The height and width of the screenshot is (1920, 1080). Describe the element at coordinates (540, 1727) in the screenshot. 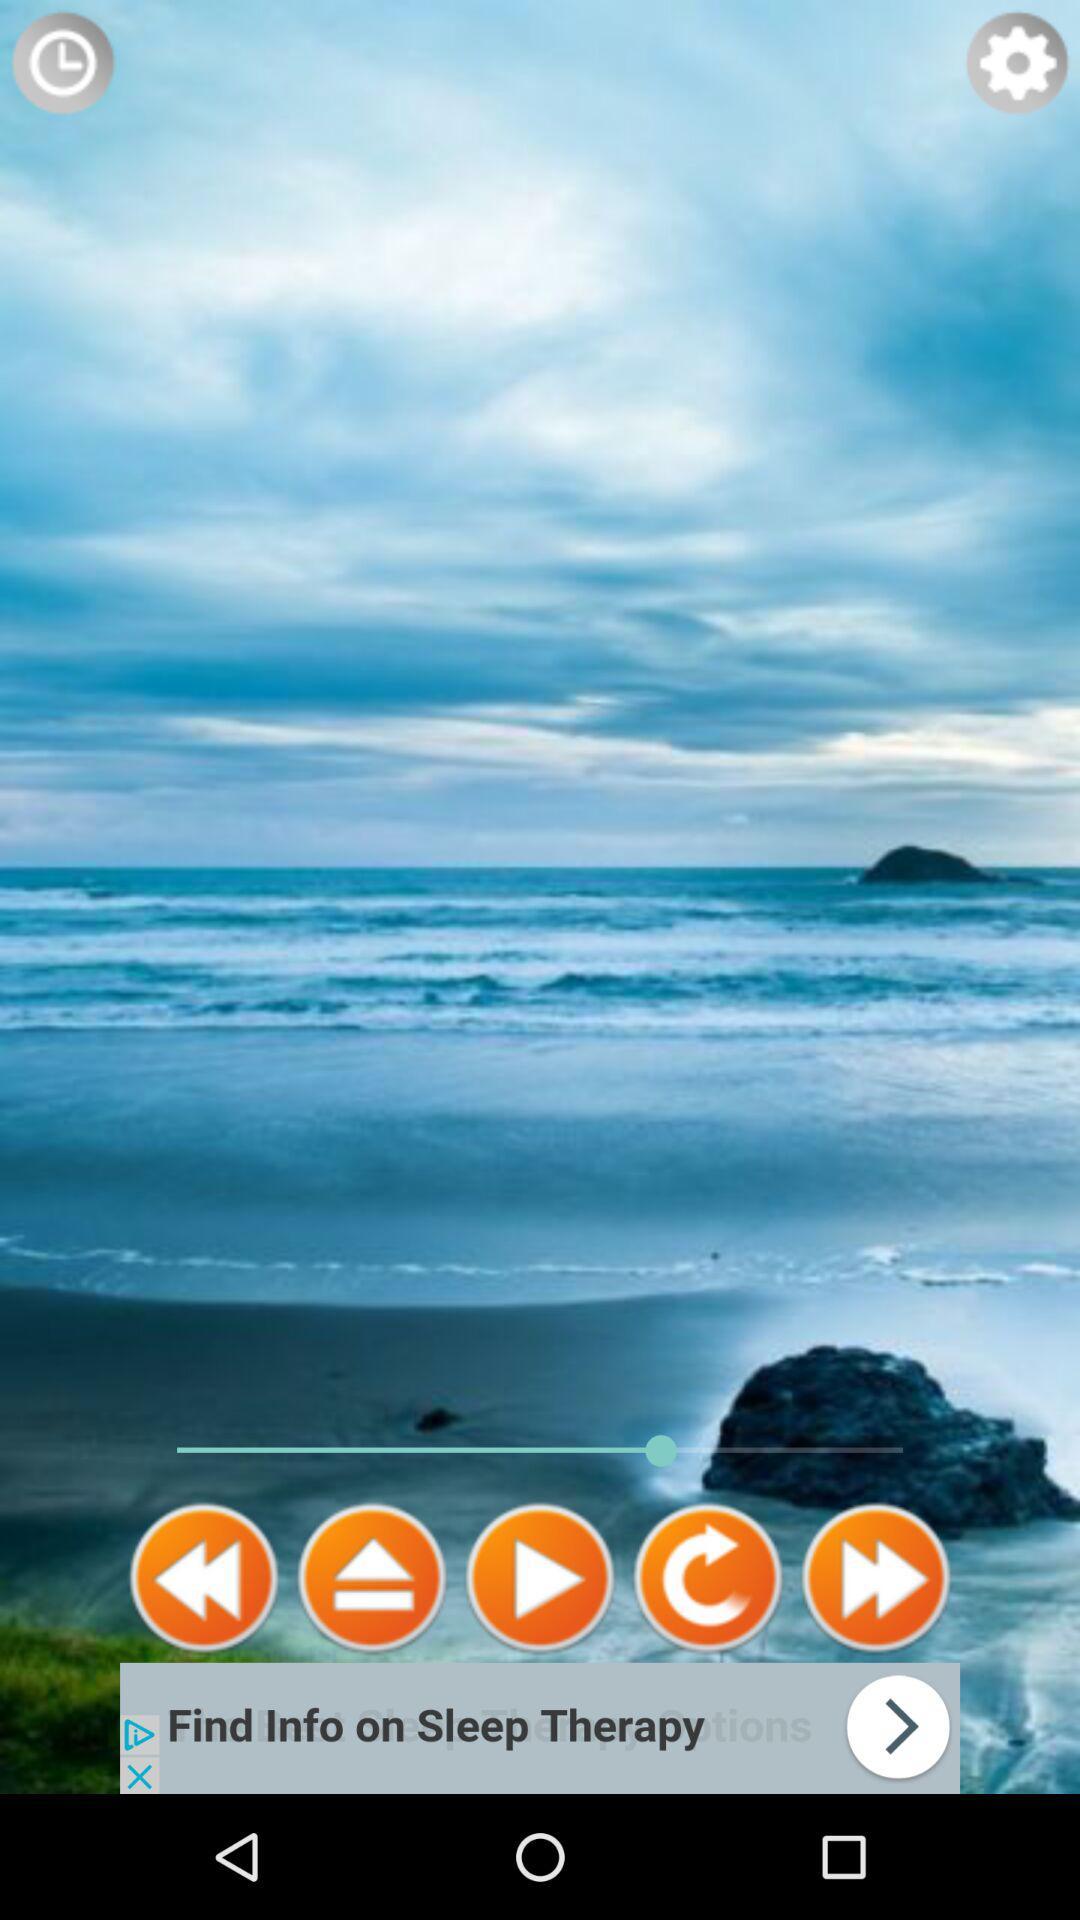

I see `open advertisement` at that location.